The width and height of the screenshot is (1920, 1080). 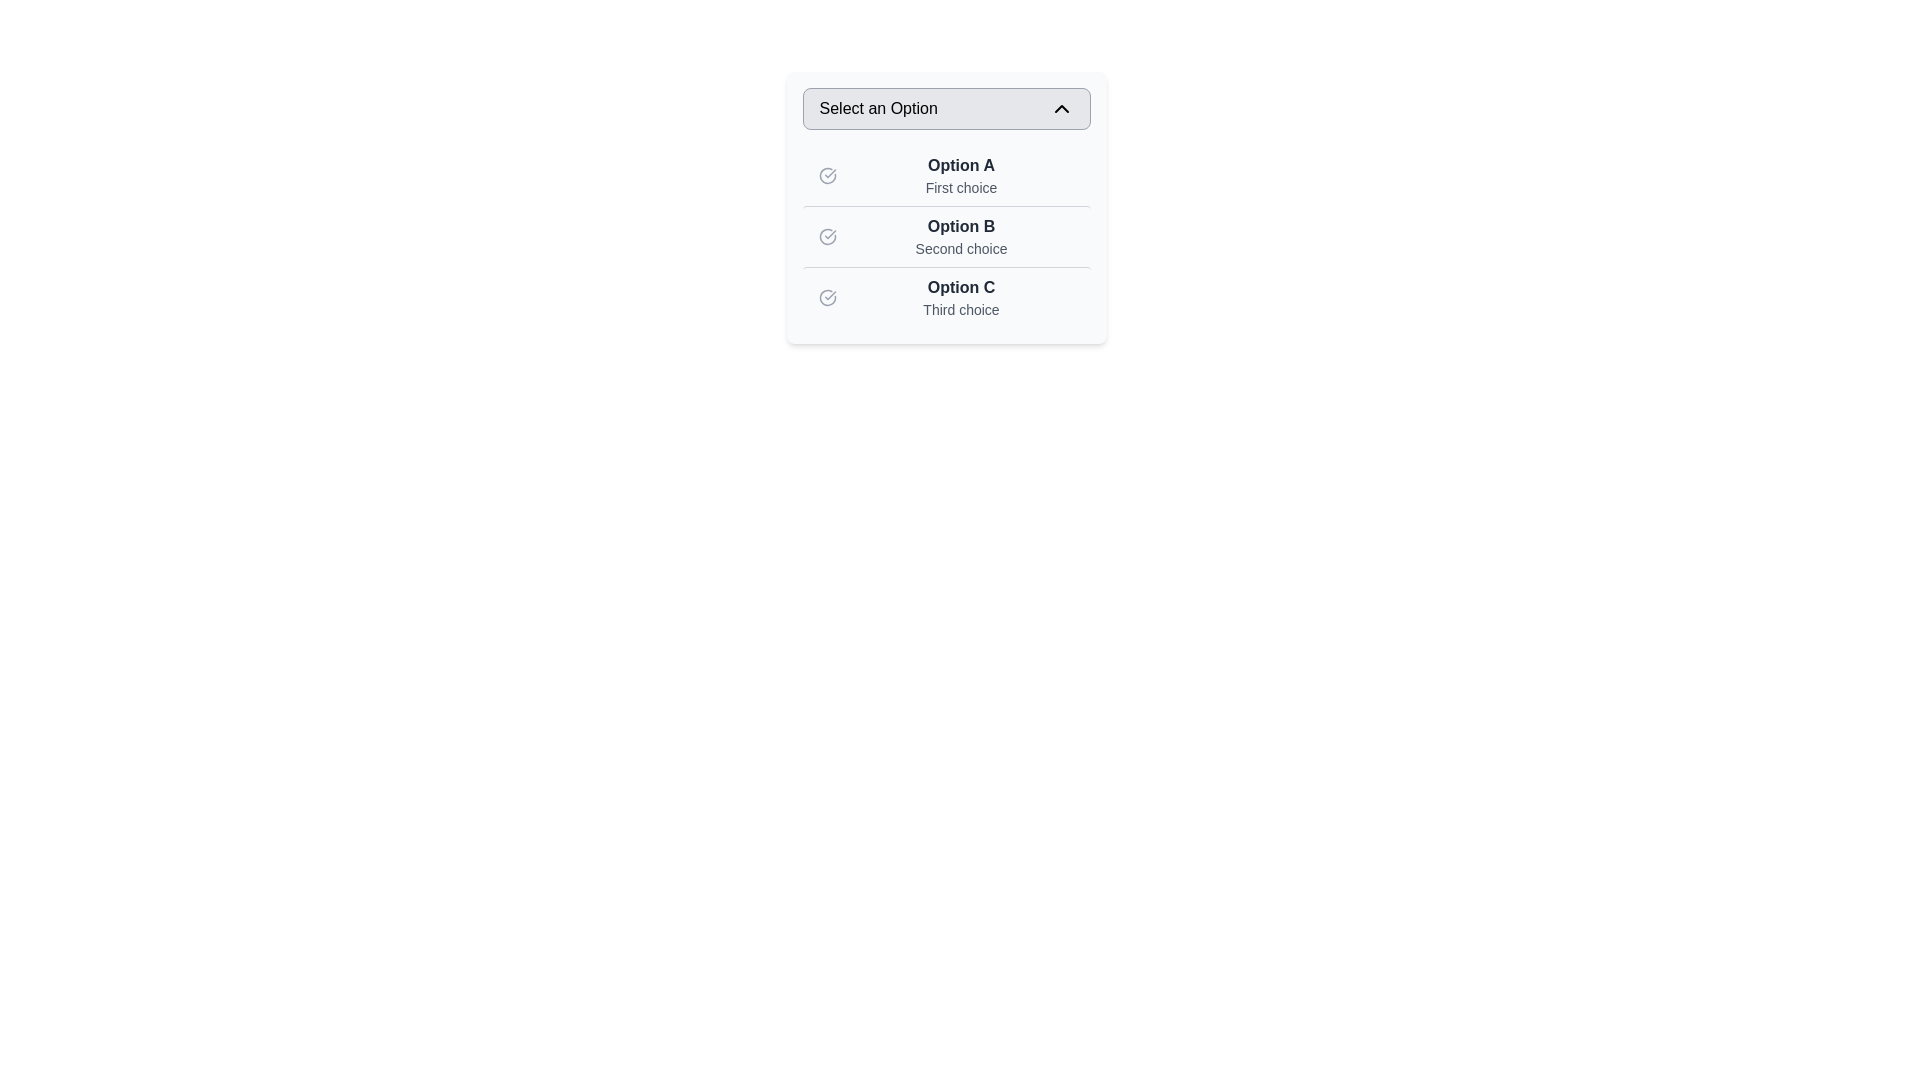 What do you see at coordinates (945, 297) in the screenshot?
I see `the List Item containing the circular check icon and the text 'Option C' with subtitle 'Third choice'` at bounding box center [945, 297].